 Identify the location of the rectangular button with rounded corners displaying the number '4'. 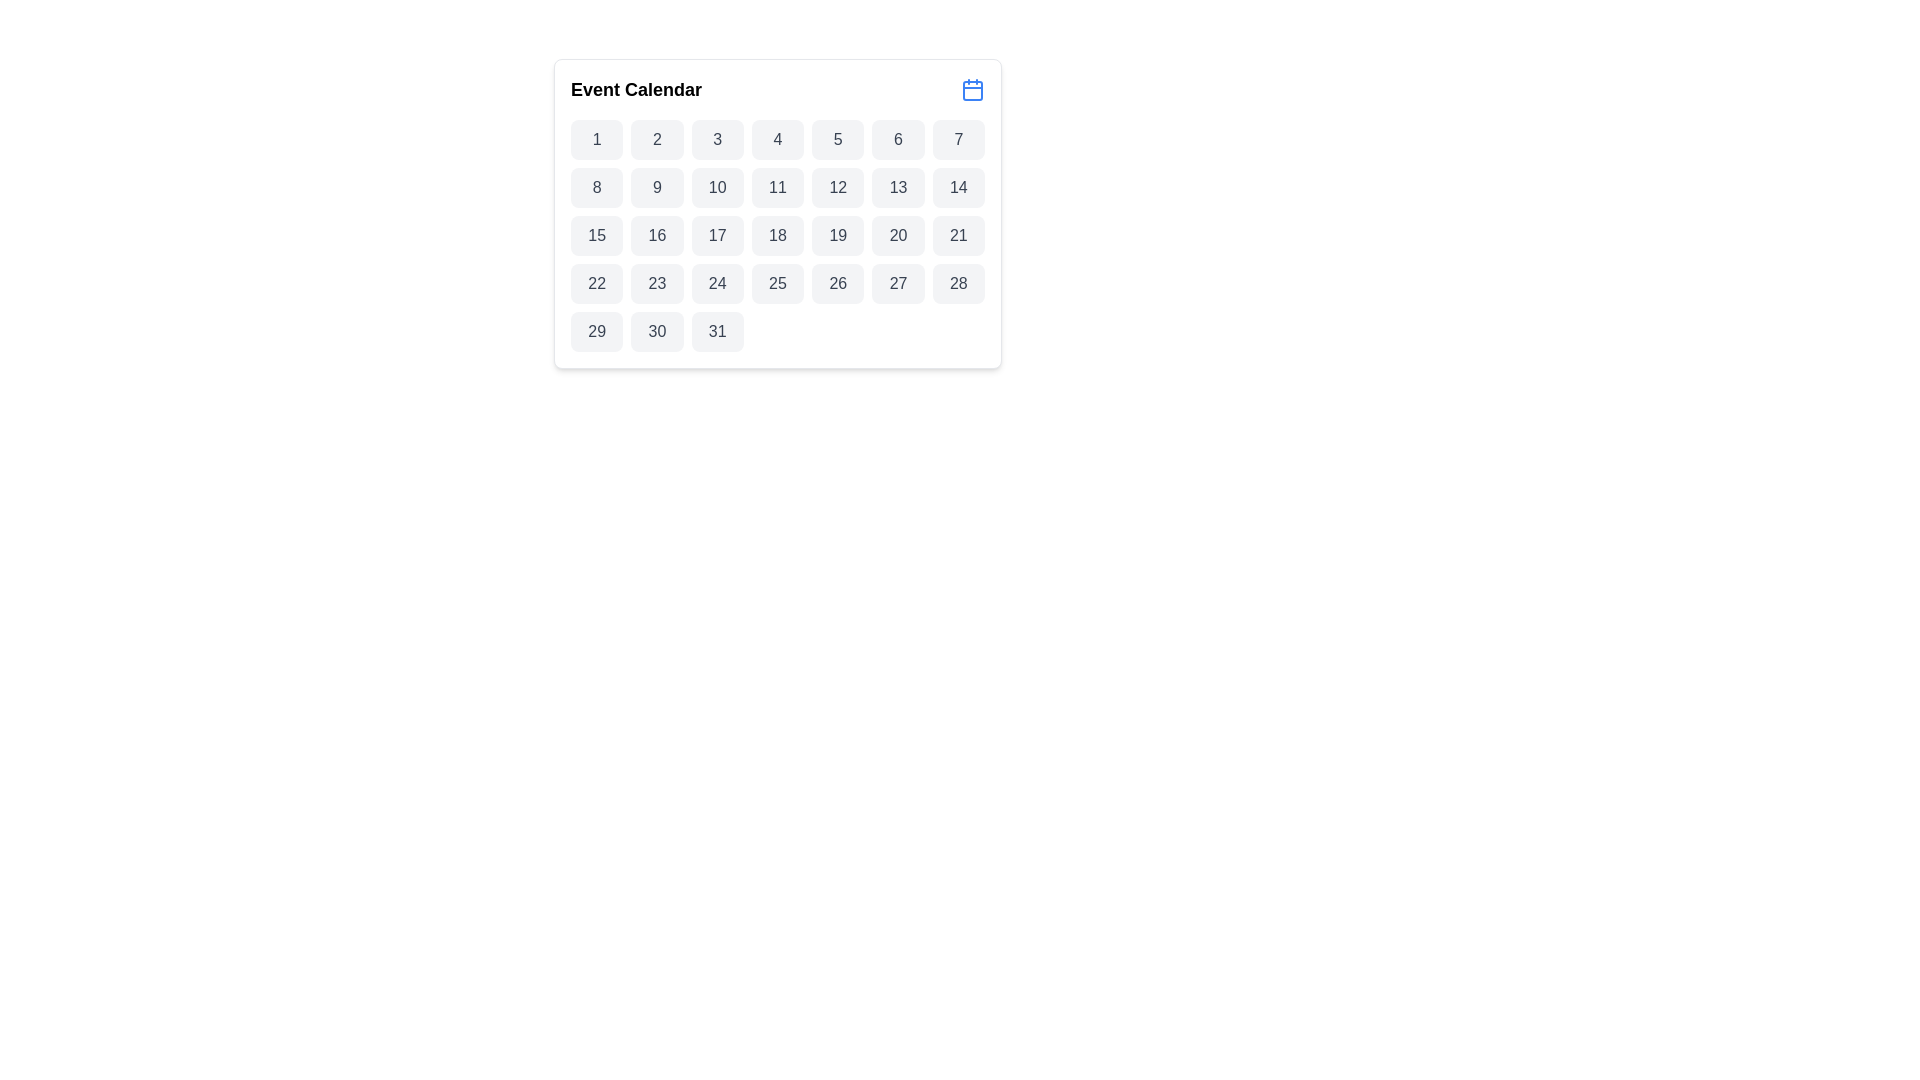
(776, 138).